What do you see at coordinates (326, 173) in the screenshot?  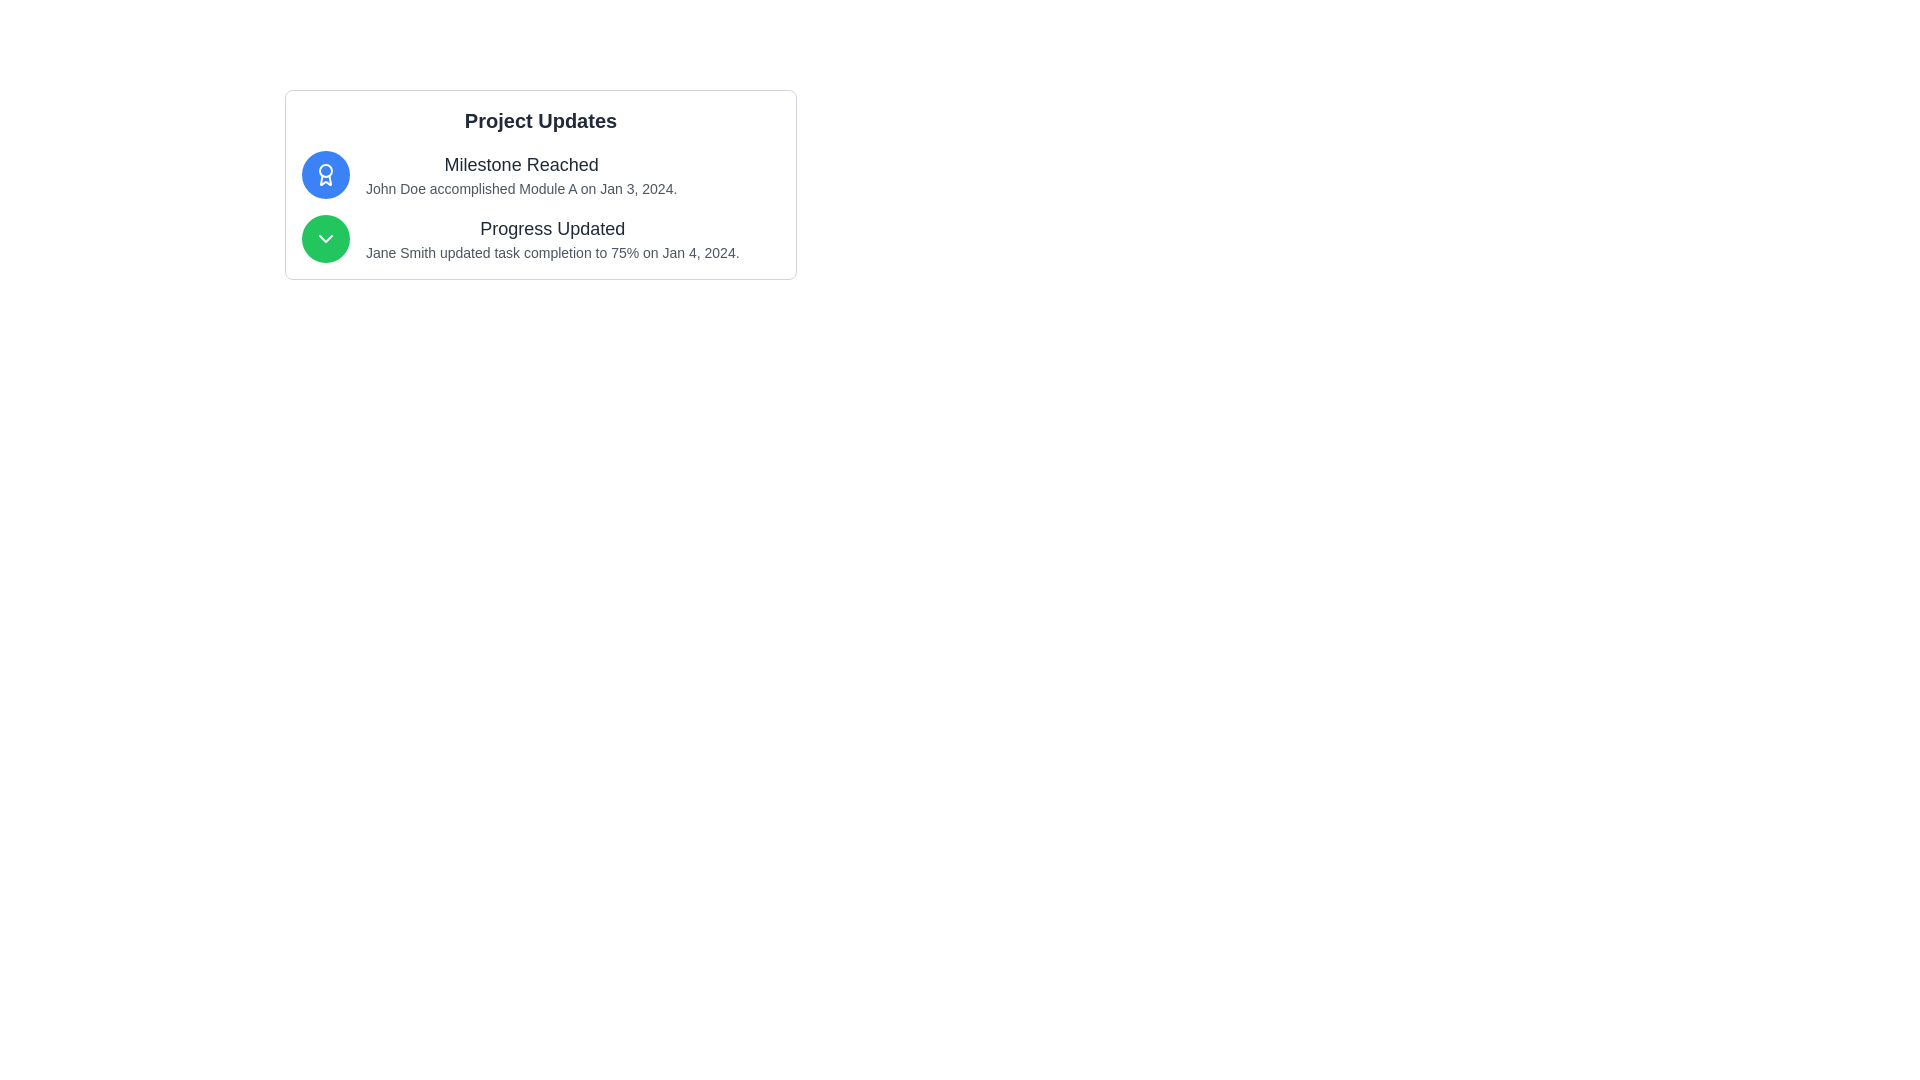 I see `the circular icon with a blue background and a white ribbon-shaped award symbol, located at the top left corner of the card under 'Project Updates' aligned with 'Milestone Reached'` at bounding box center [326, 173].